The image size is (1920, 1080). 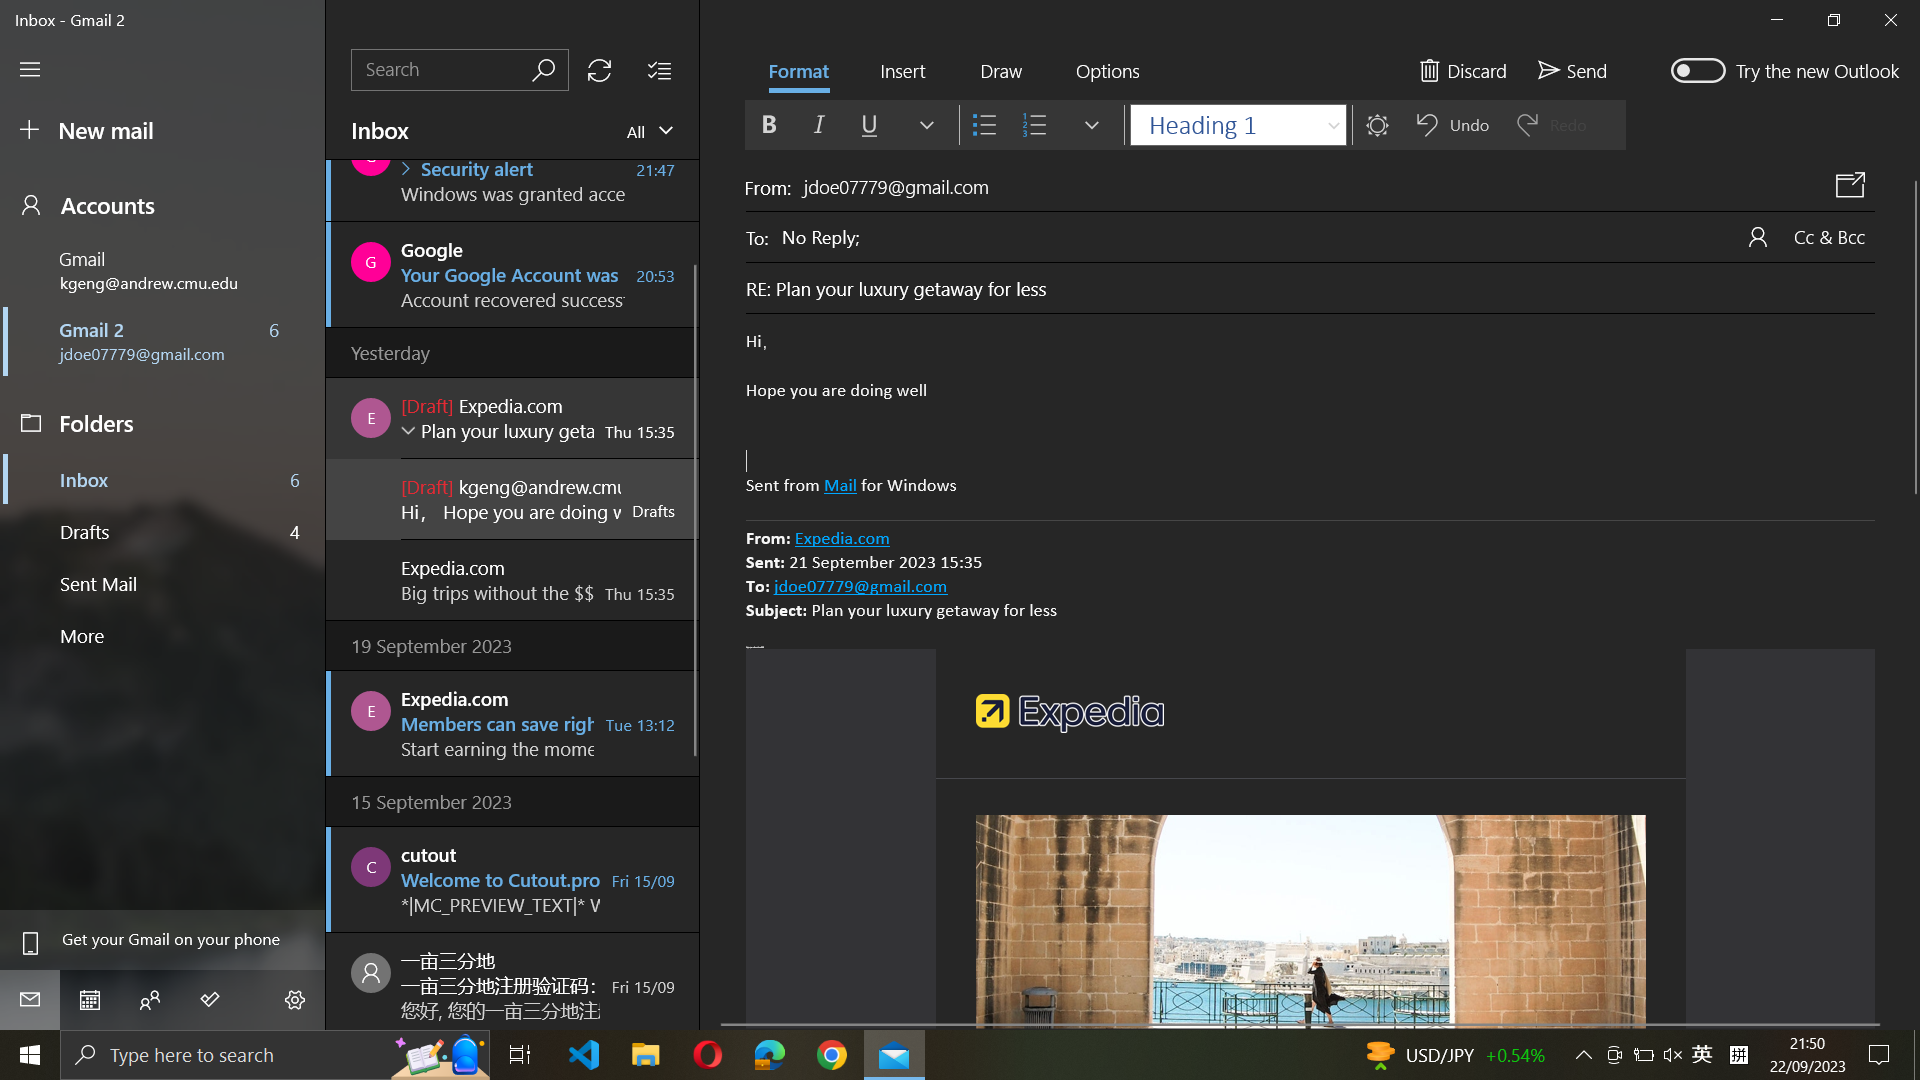 What do you see at coordinates (1310, 414) in the screenshot?
I see `and apply underline style to all text in a mail document` at bounding box center [1310, 414].